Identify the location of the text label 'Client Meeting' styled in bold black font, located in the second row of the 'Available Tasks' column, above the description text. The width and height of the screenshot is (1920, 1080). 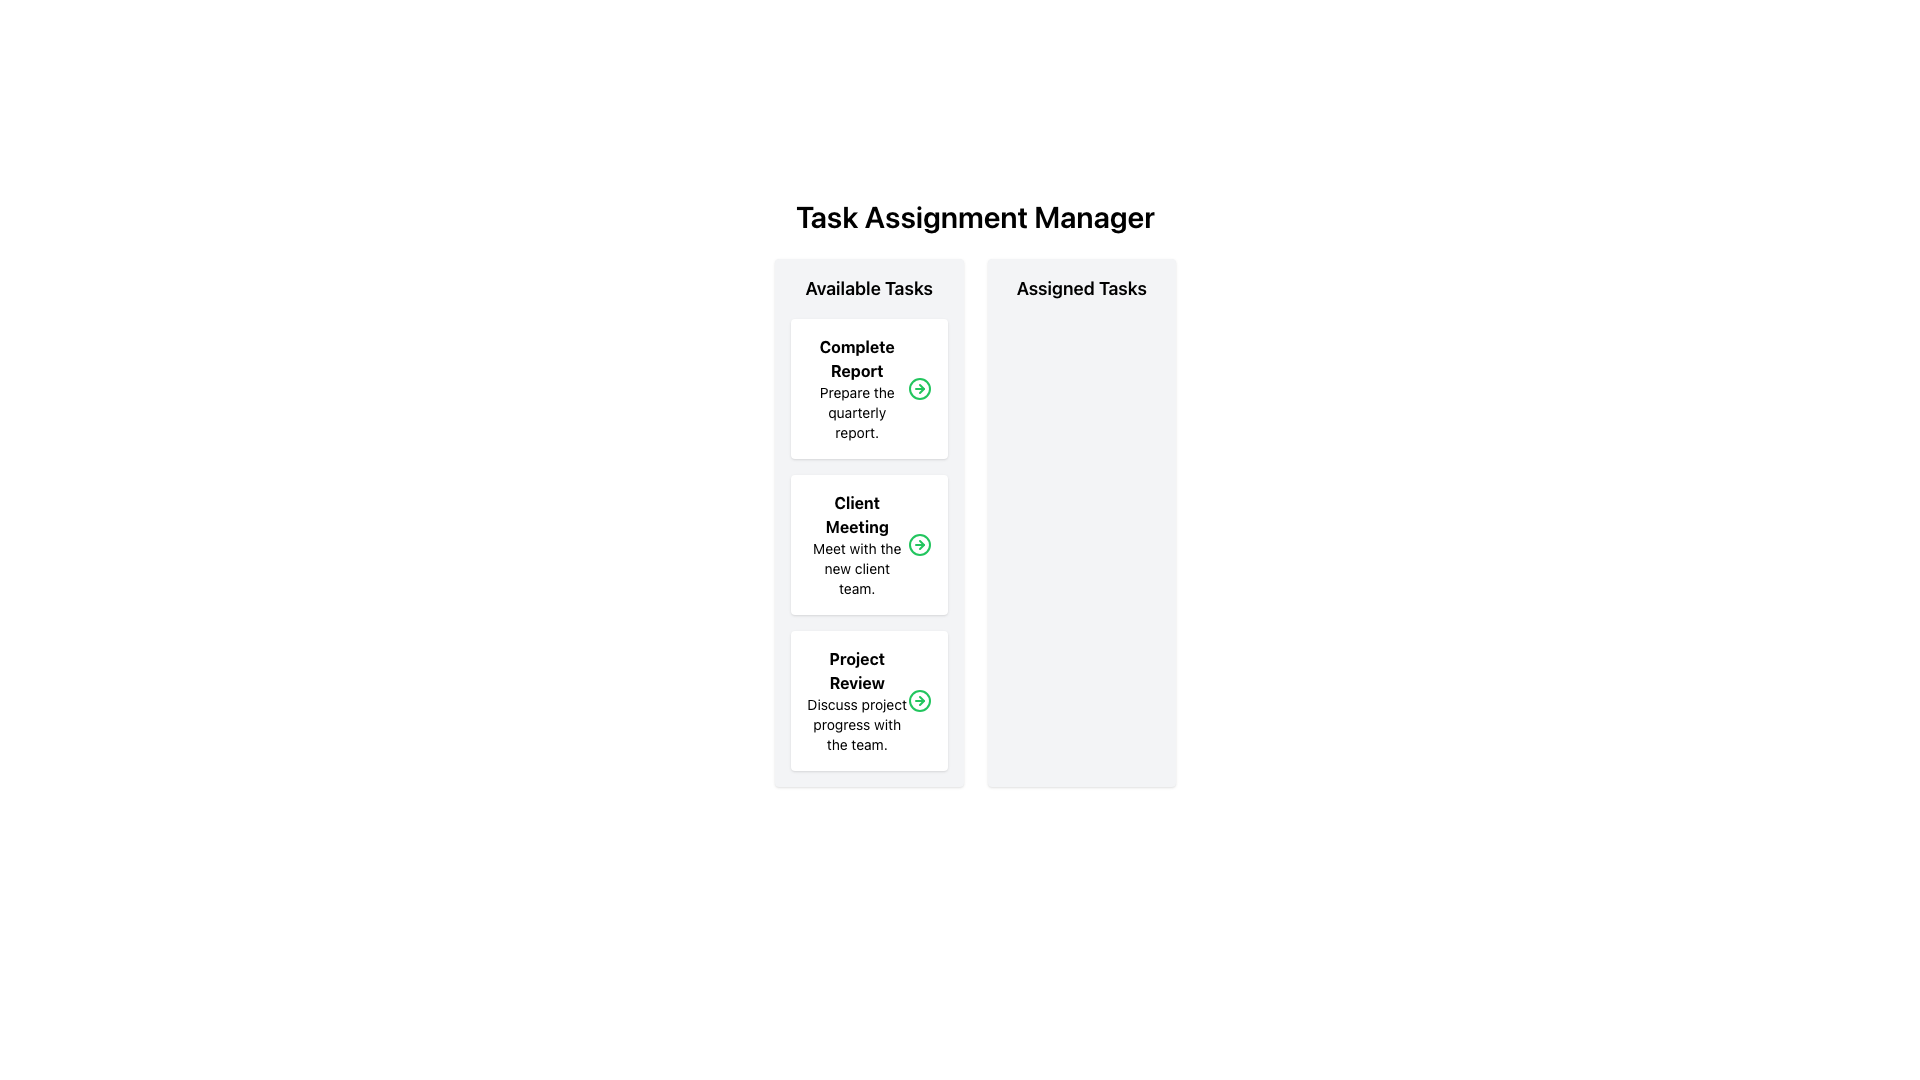
(857, 514).